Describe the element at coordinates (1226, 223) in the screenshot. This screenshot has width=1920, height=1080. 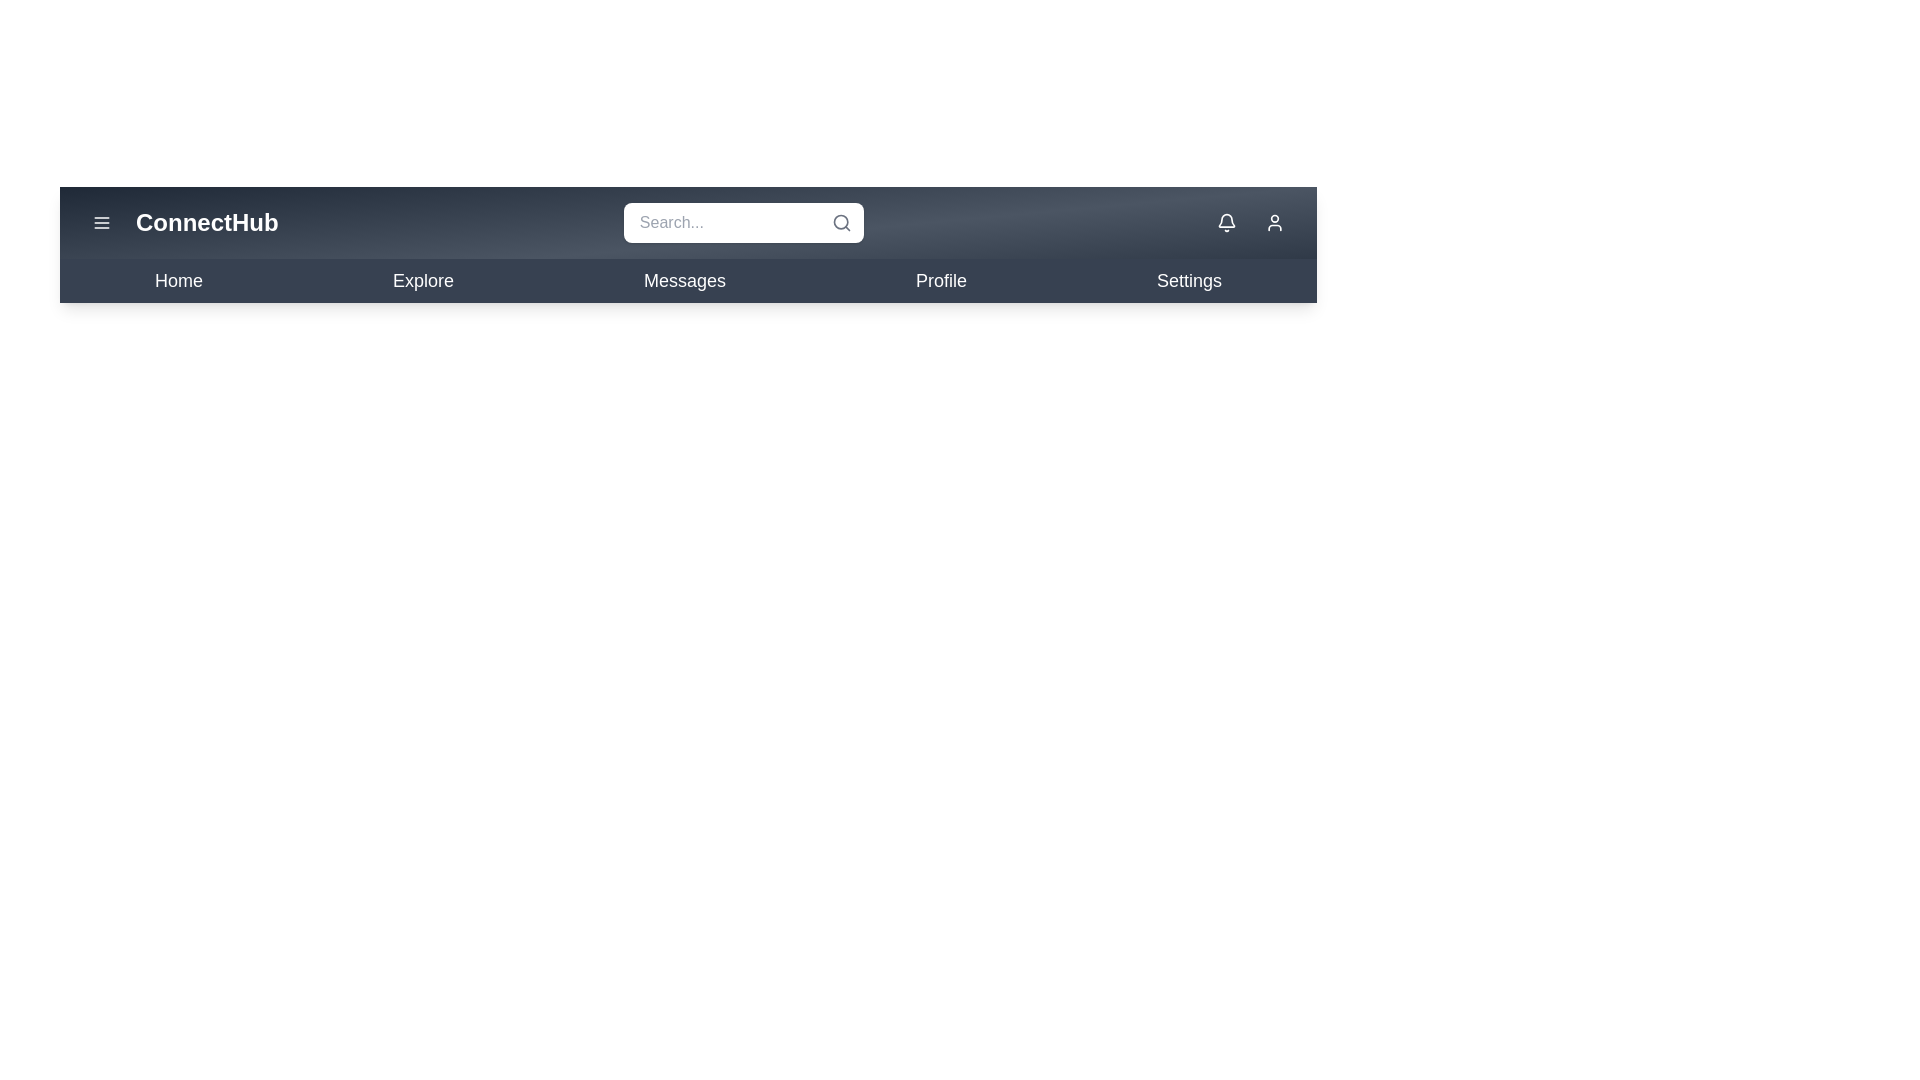
I see `the bell icon to interact with notifications` at that location.